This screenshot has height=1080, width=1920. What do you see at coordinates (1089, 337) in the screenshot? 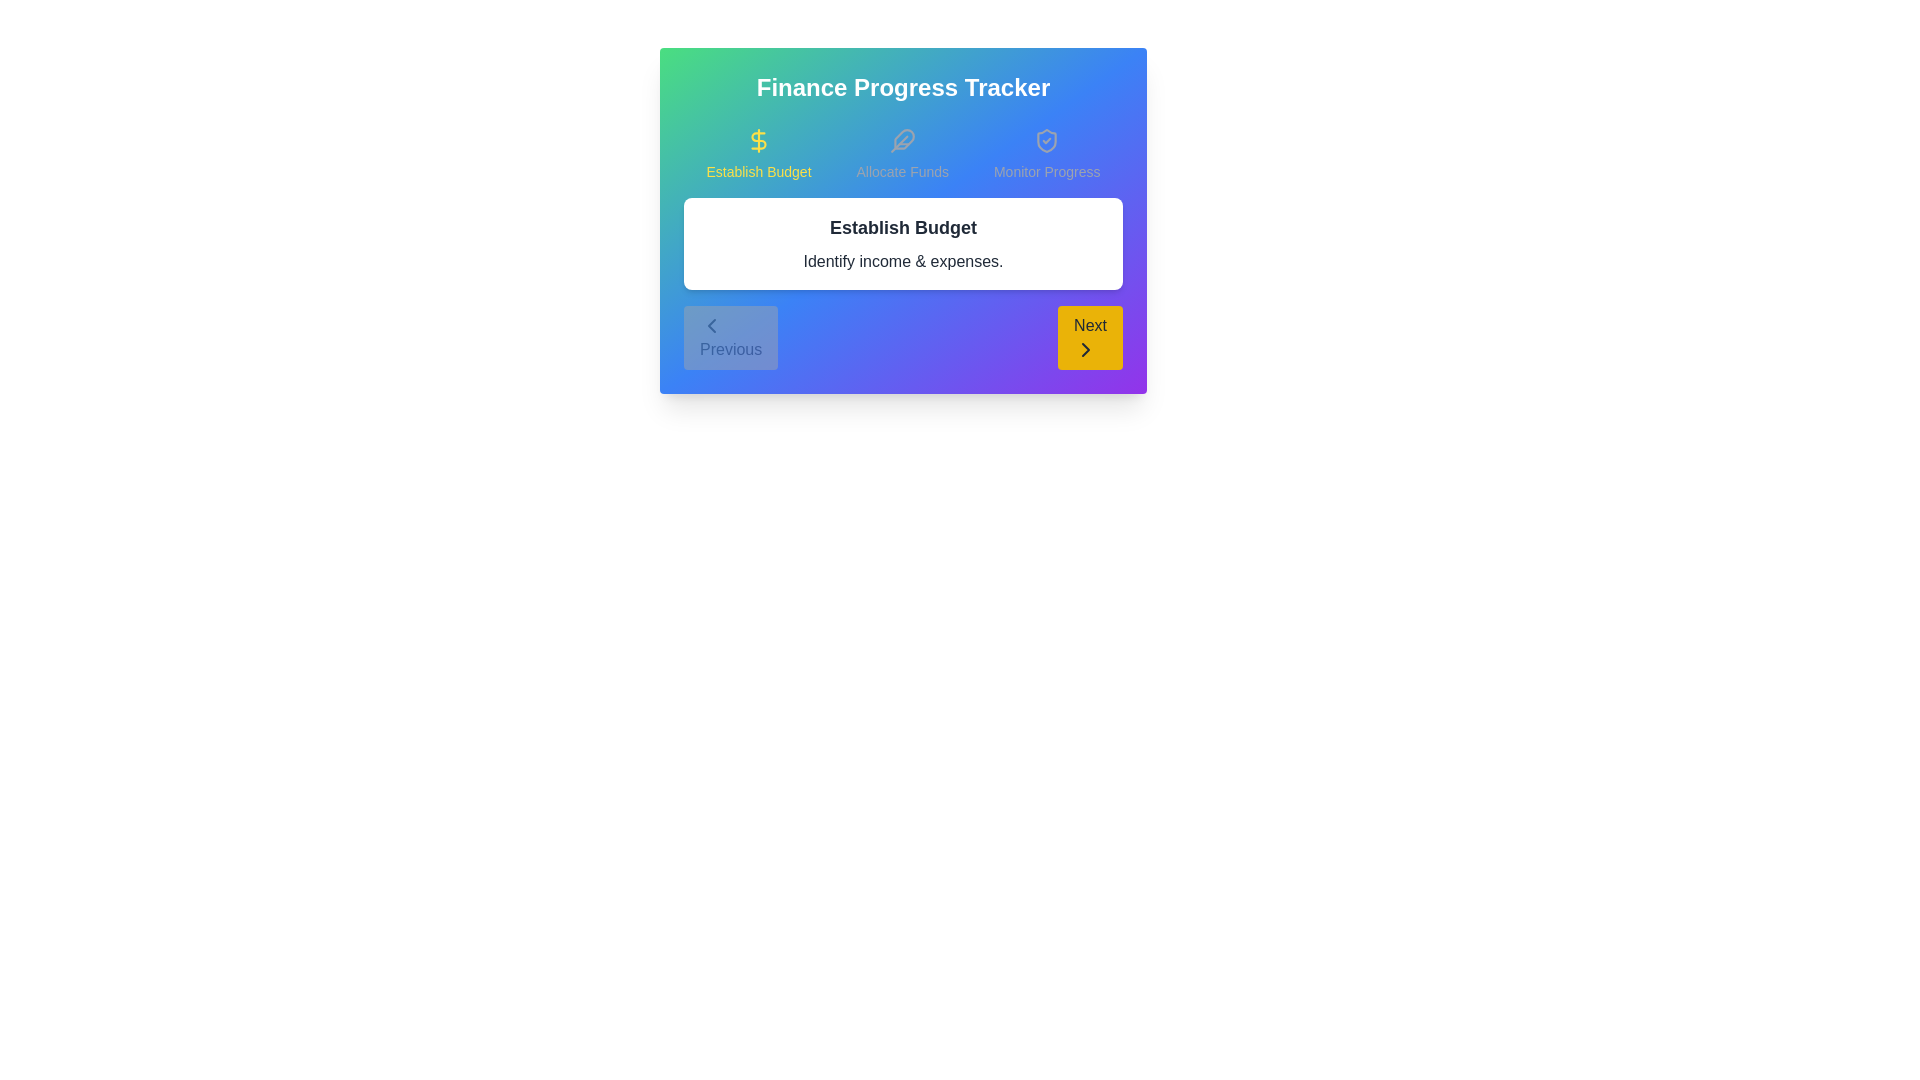
I see `the 'Next' button to navigate to the next process` at bounding box center [1089, 337].